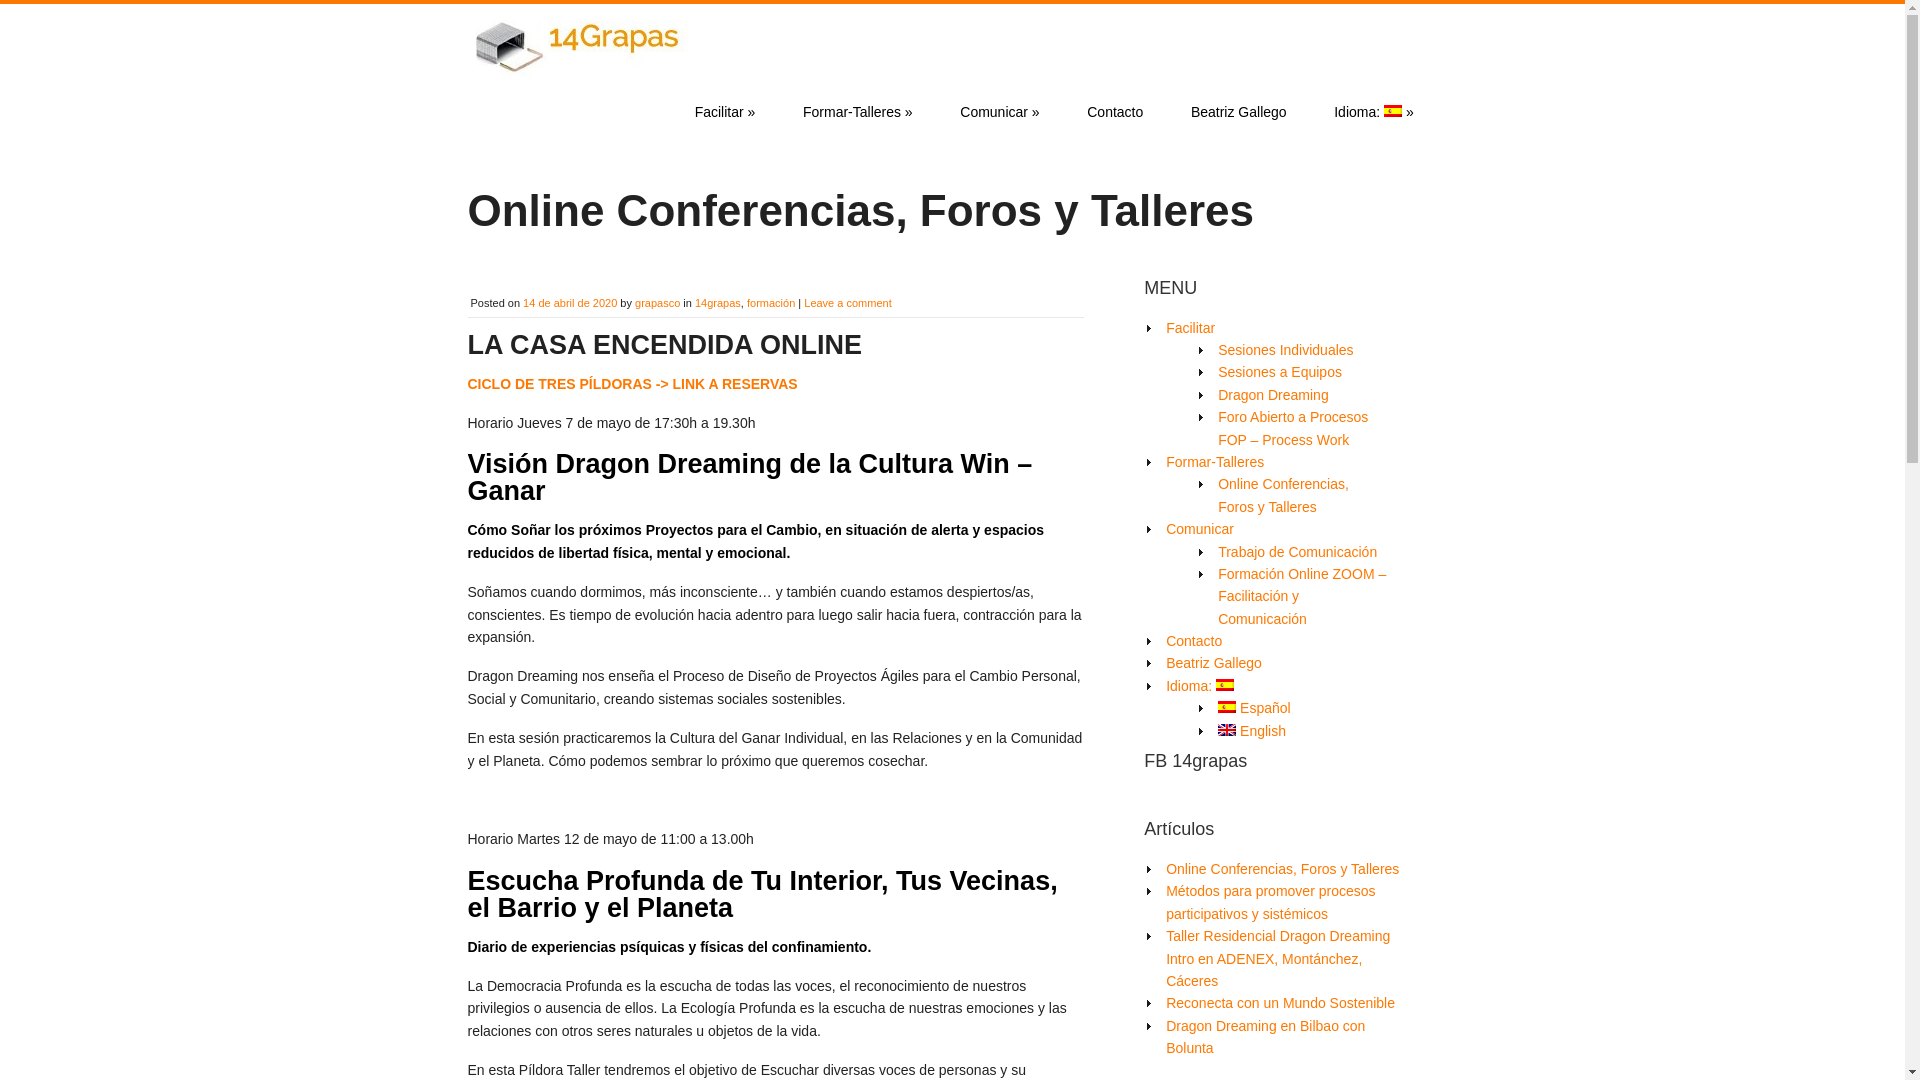 This screenshot has width=1920, height=1080. I want to click on ' English', so click(1251, 731).